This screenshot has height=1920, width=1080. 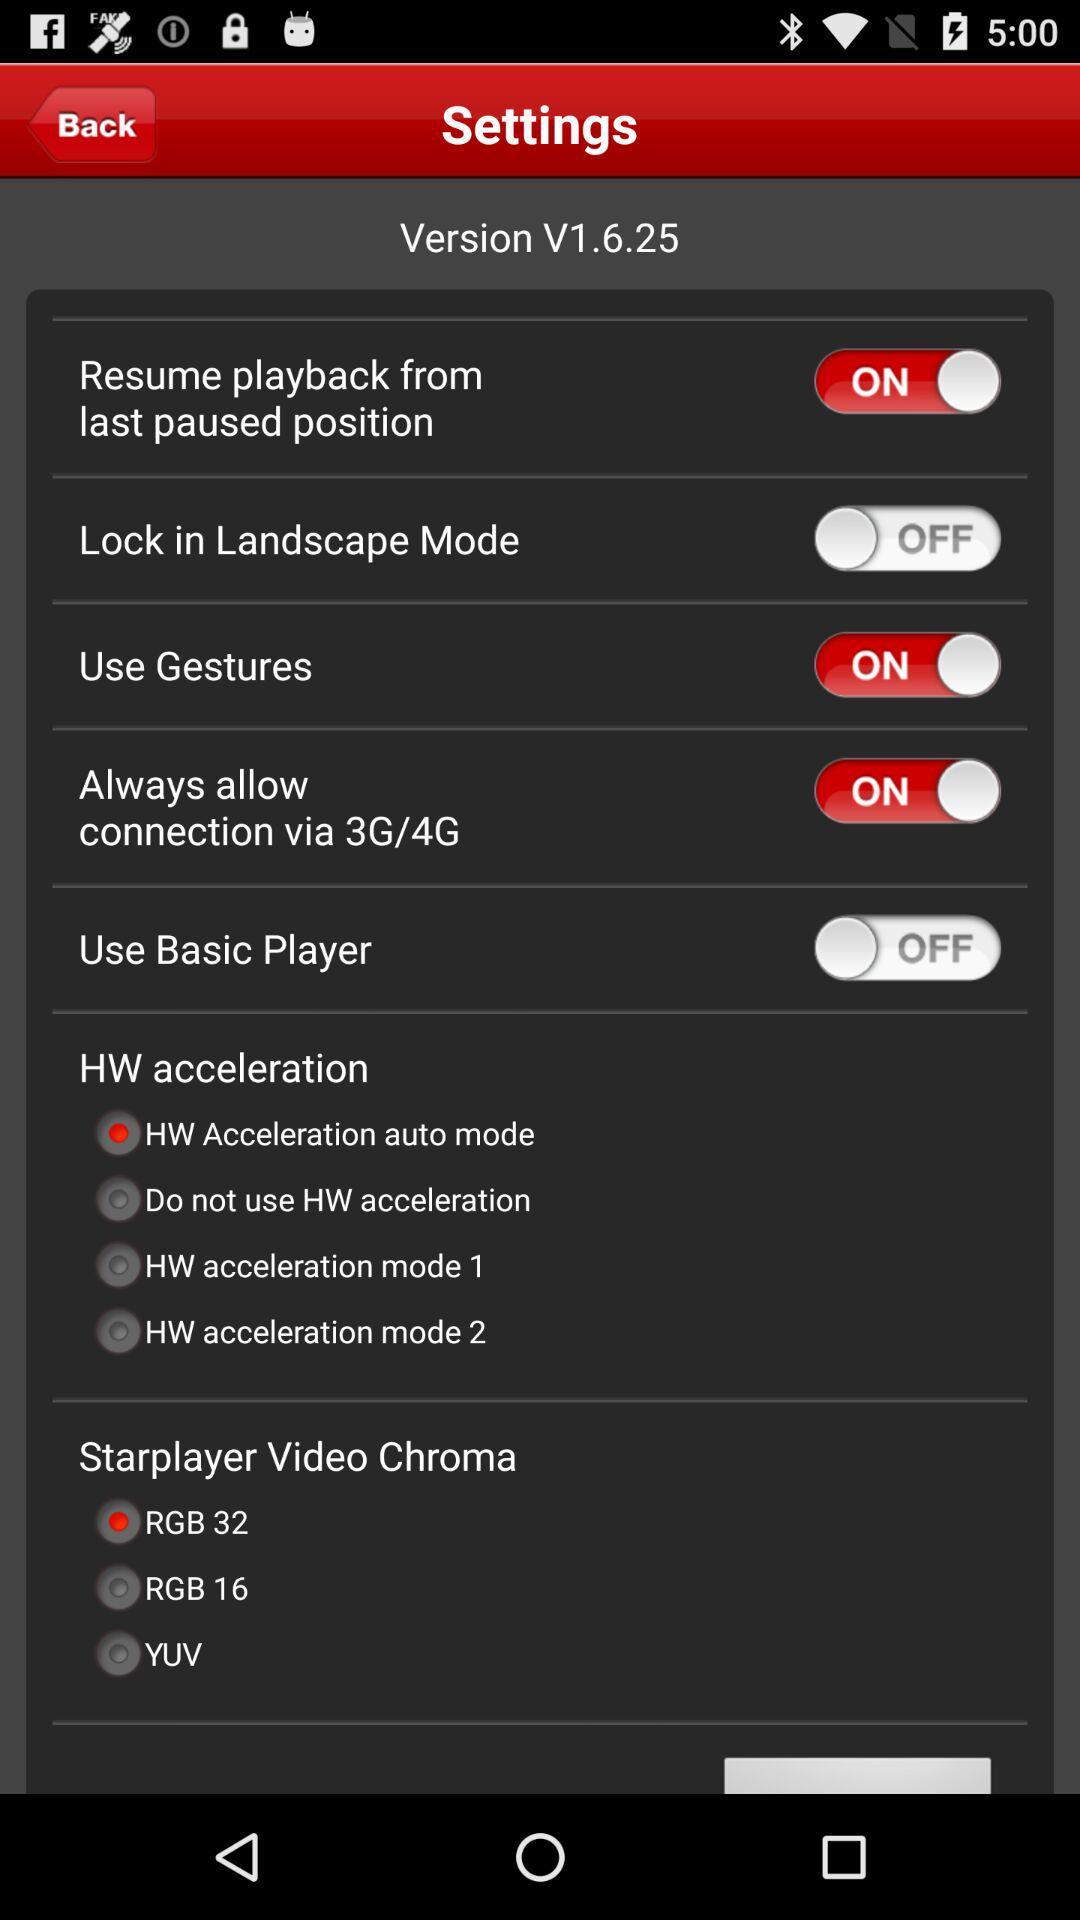 I want to click on switch use gestures option to off, so click(x=907, y=664).